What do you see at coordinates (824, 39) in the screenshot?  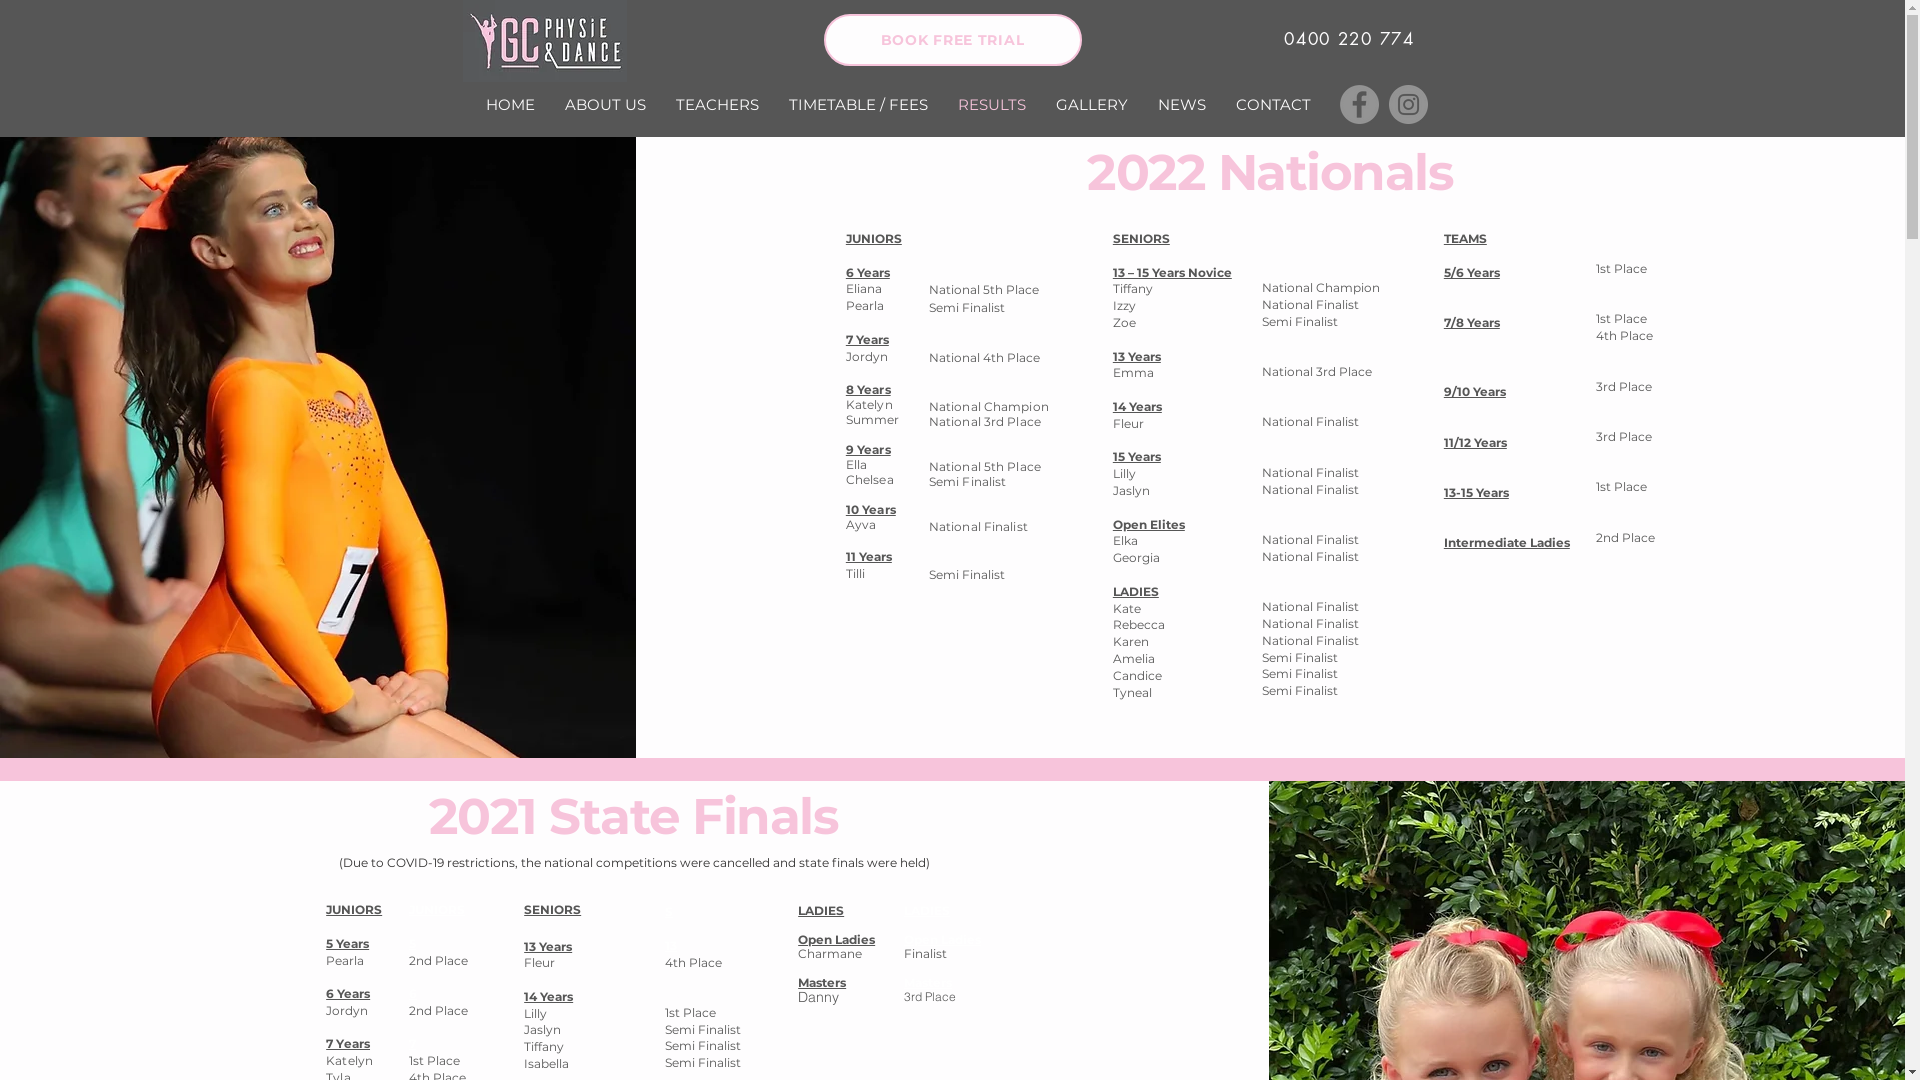 I see `'BOOK FREE TRIAL'` at bounding box center [824, 39].